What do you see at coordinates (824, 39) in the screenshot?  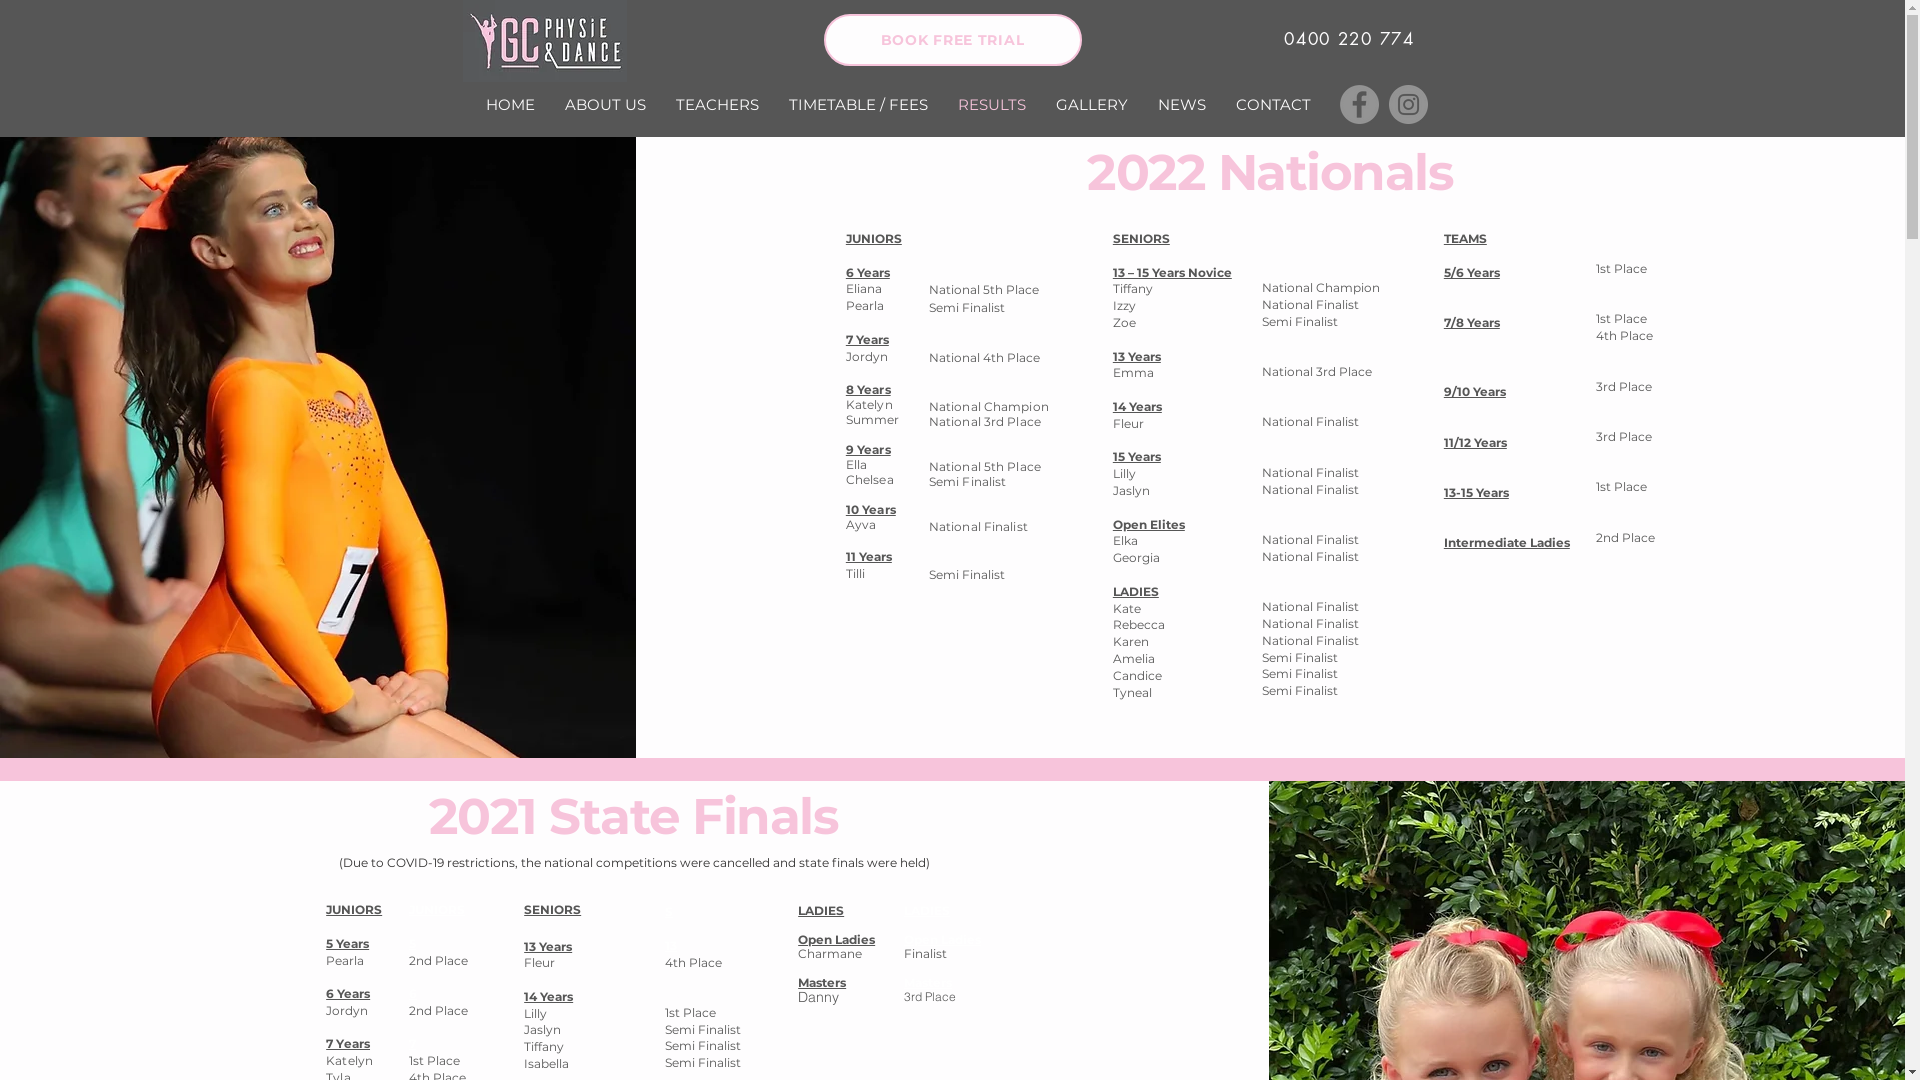 I see `'BOOK FREE TRIAL'` at bounding box center [824, 39].